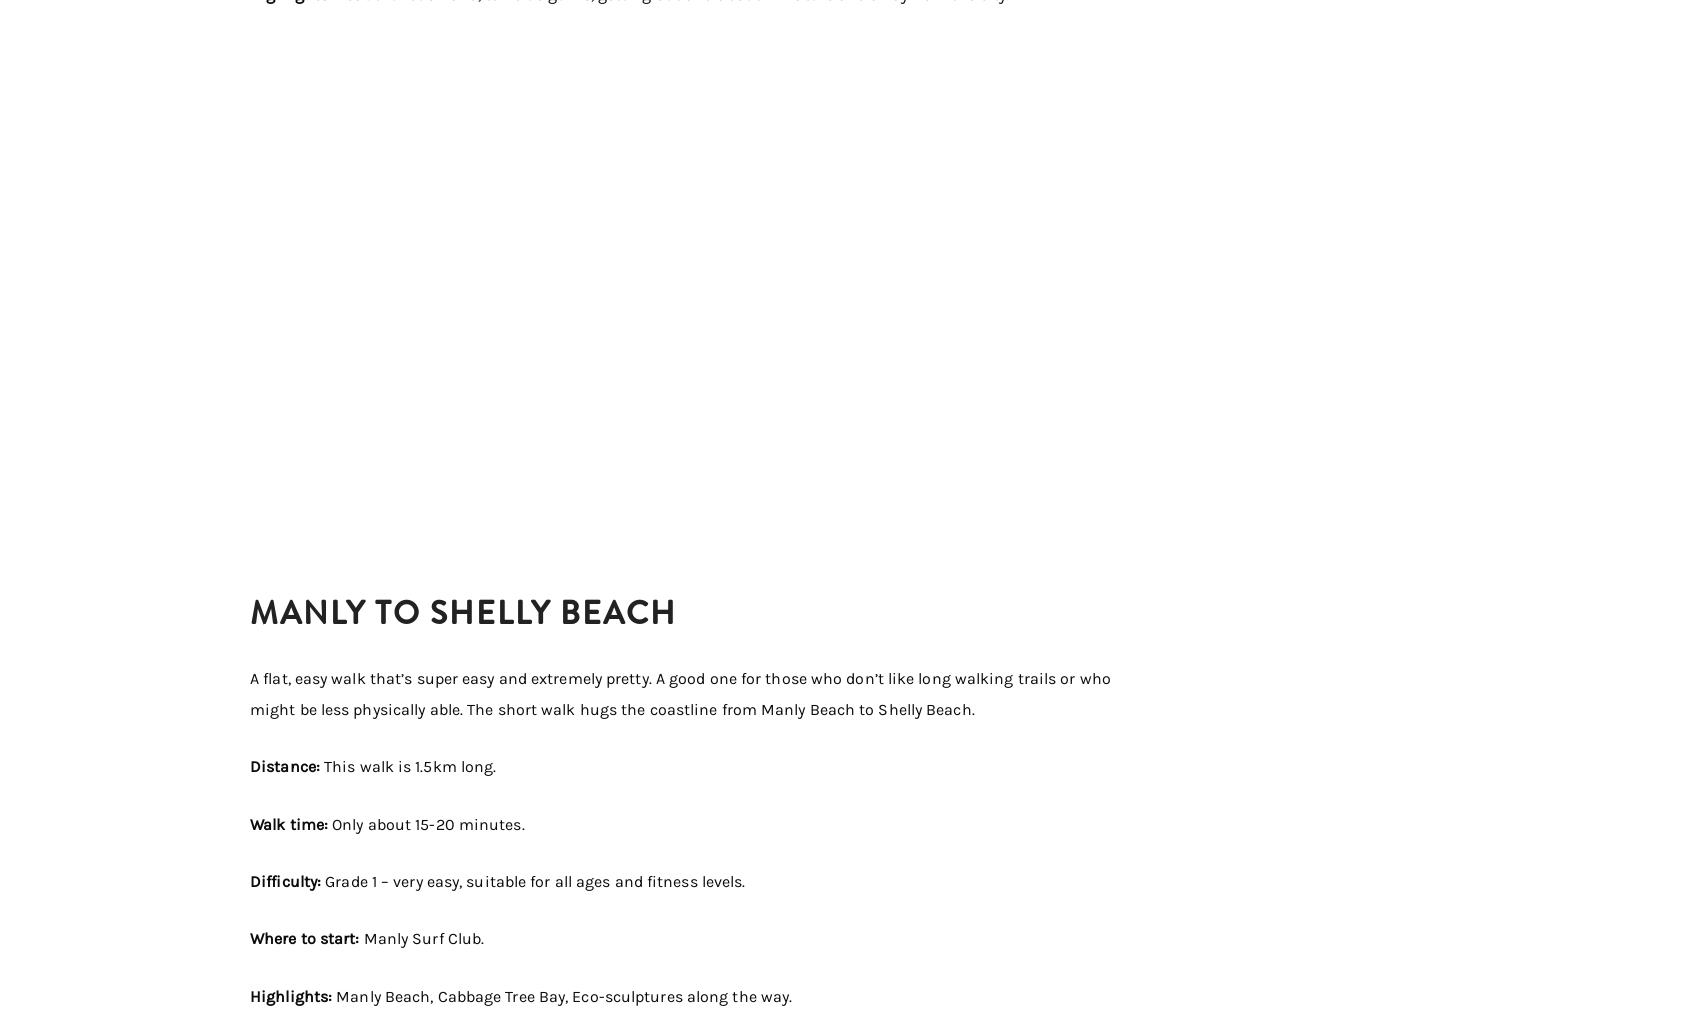  I want to click on 'Walk time:', so click(291, 823).